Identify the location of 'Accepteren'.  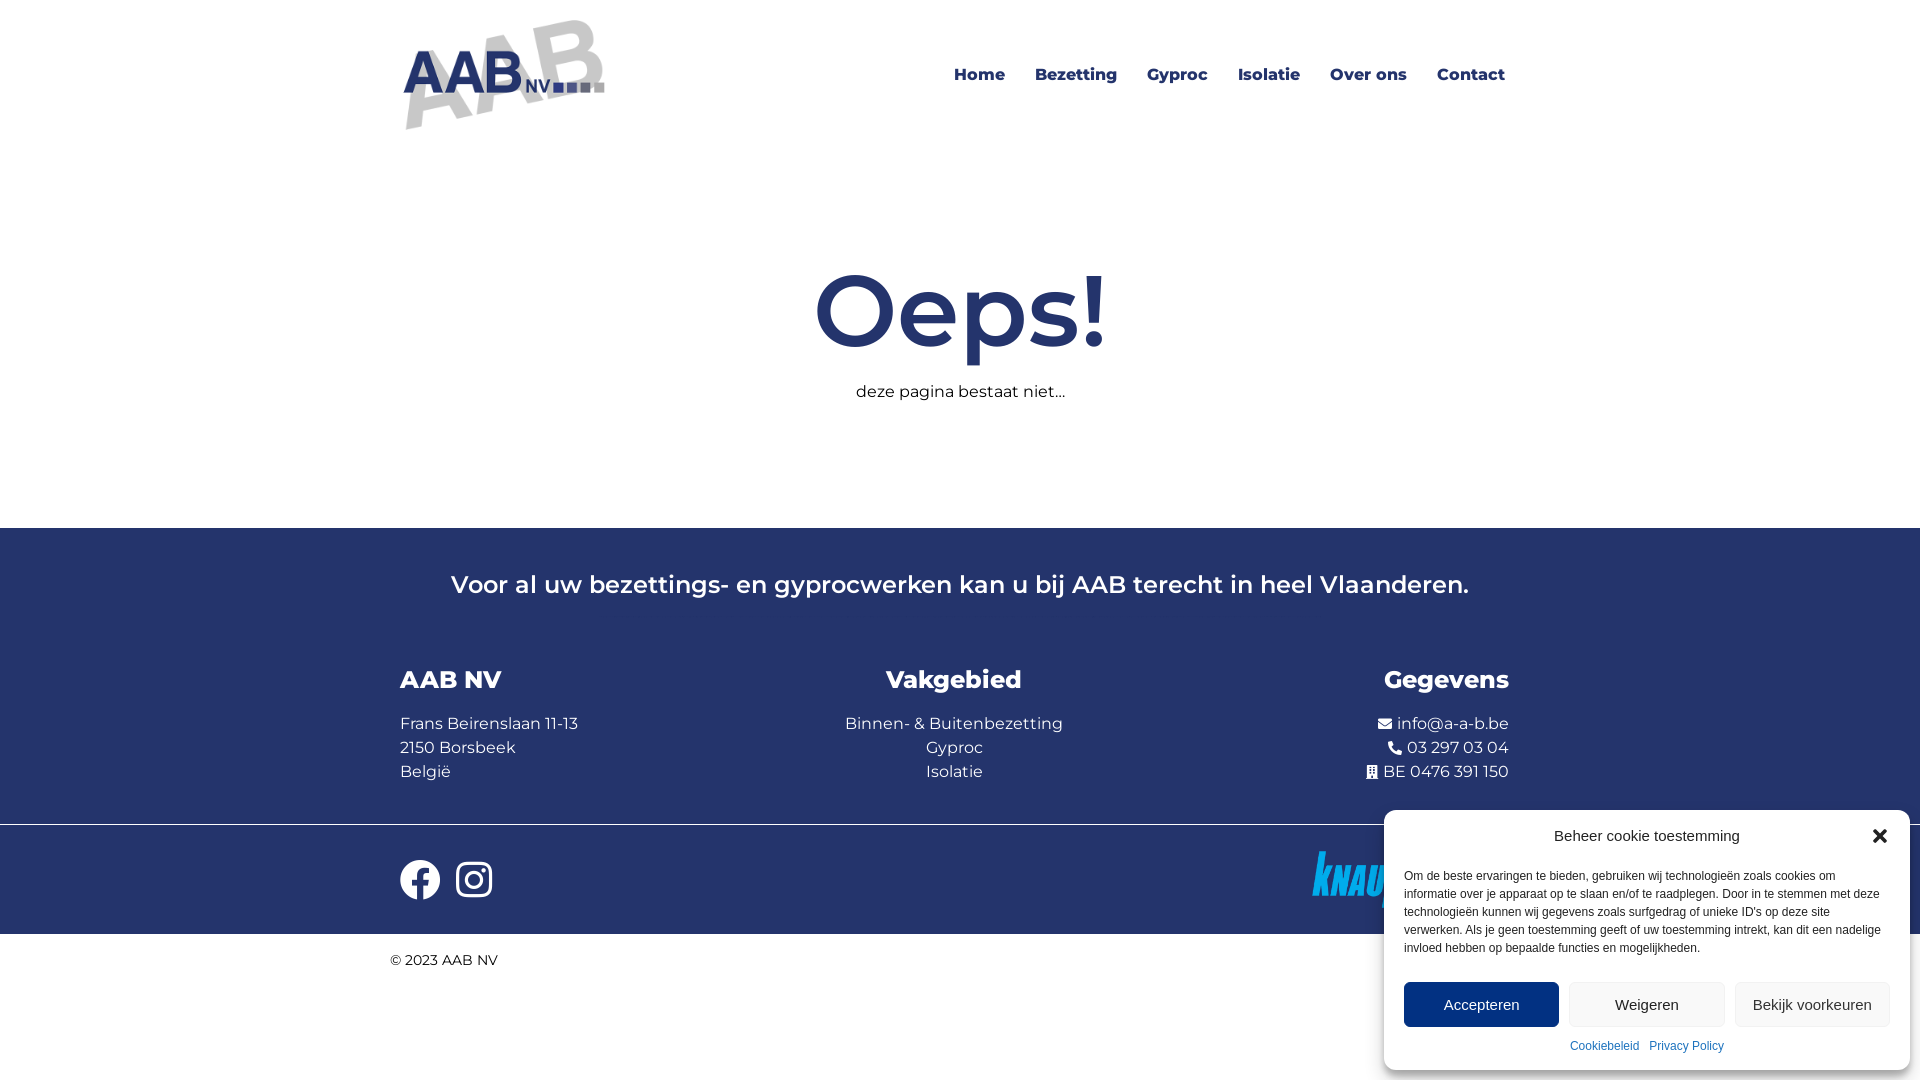
(1481, 1004).